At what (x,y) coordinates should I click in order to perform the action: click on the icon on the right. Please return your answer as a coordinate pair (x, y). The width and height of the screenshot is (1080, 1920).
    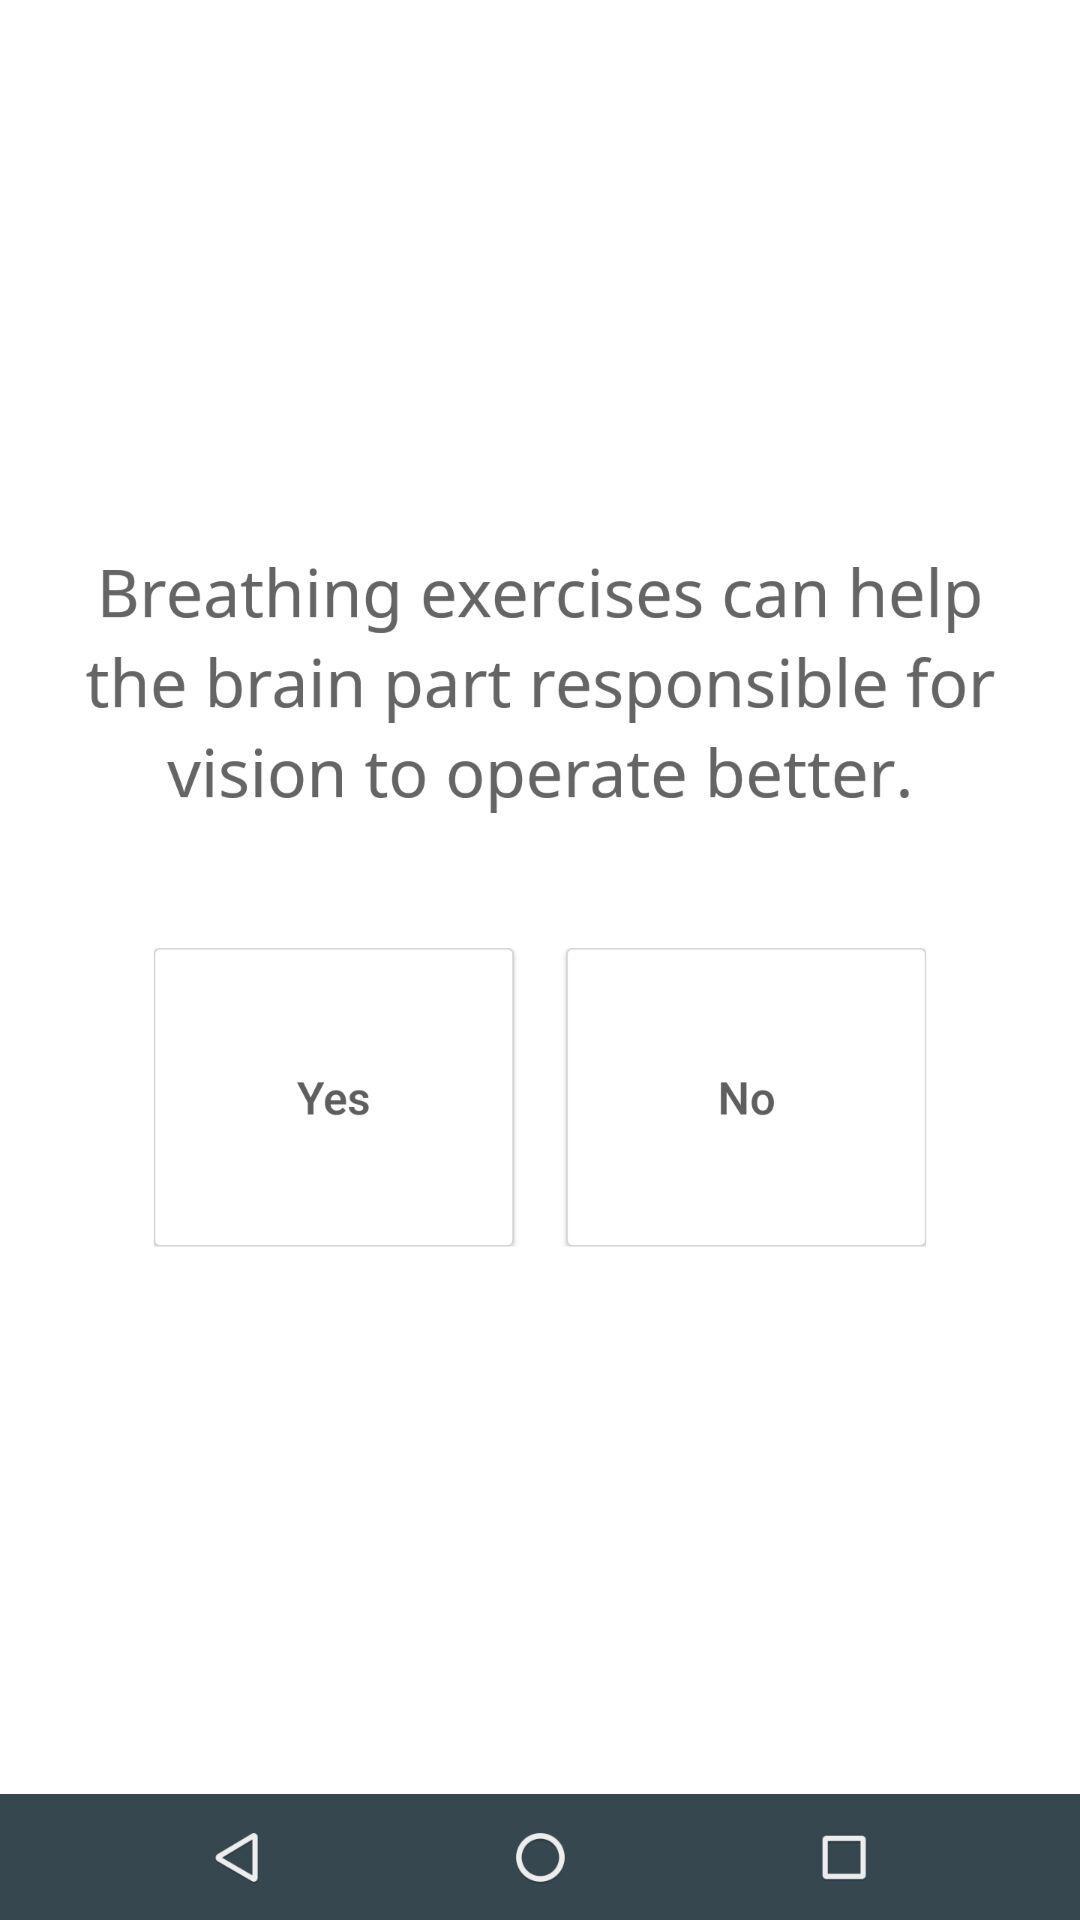
    Looking at the image, I should click on (746, 1096).